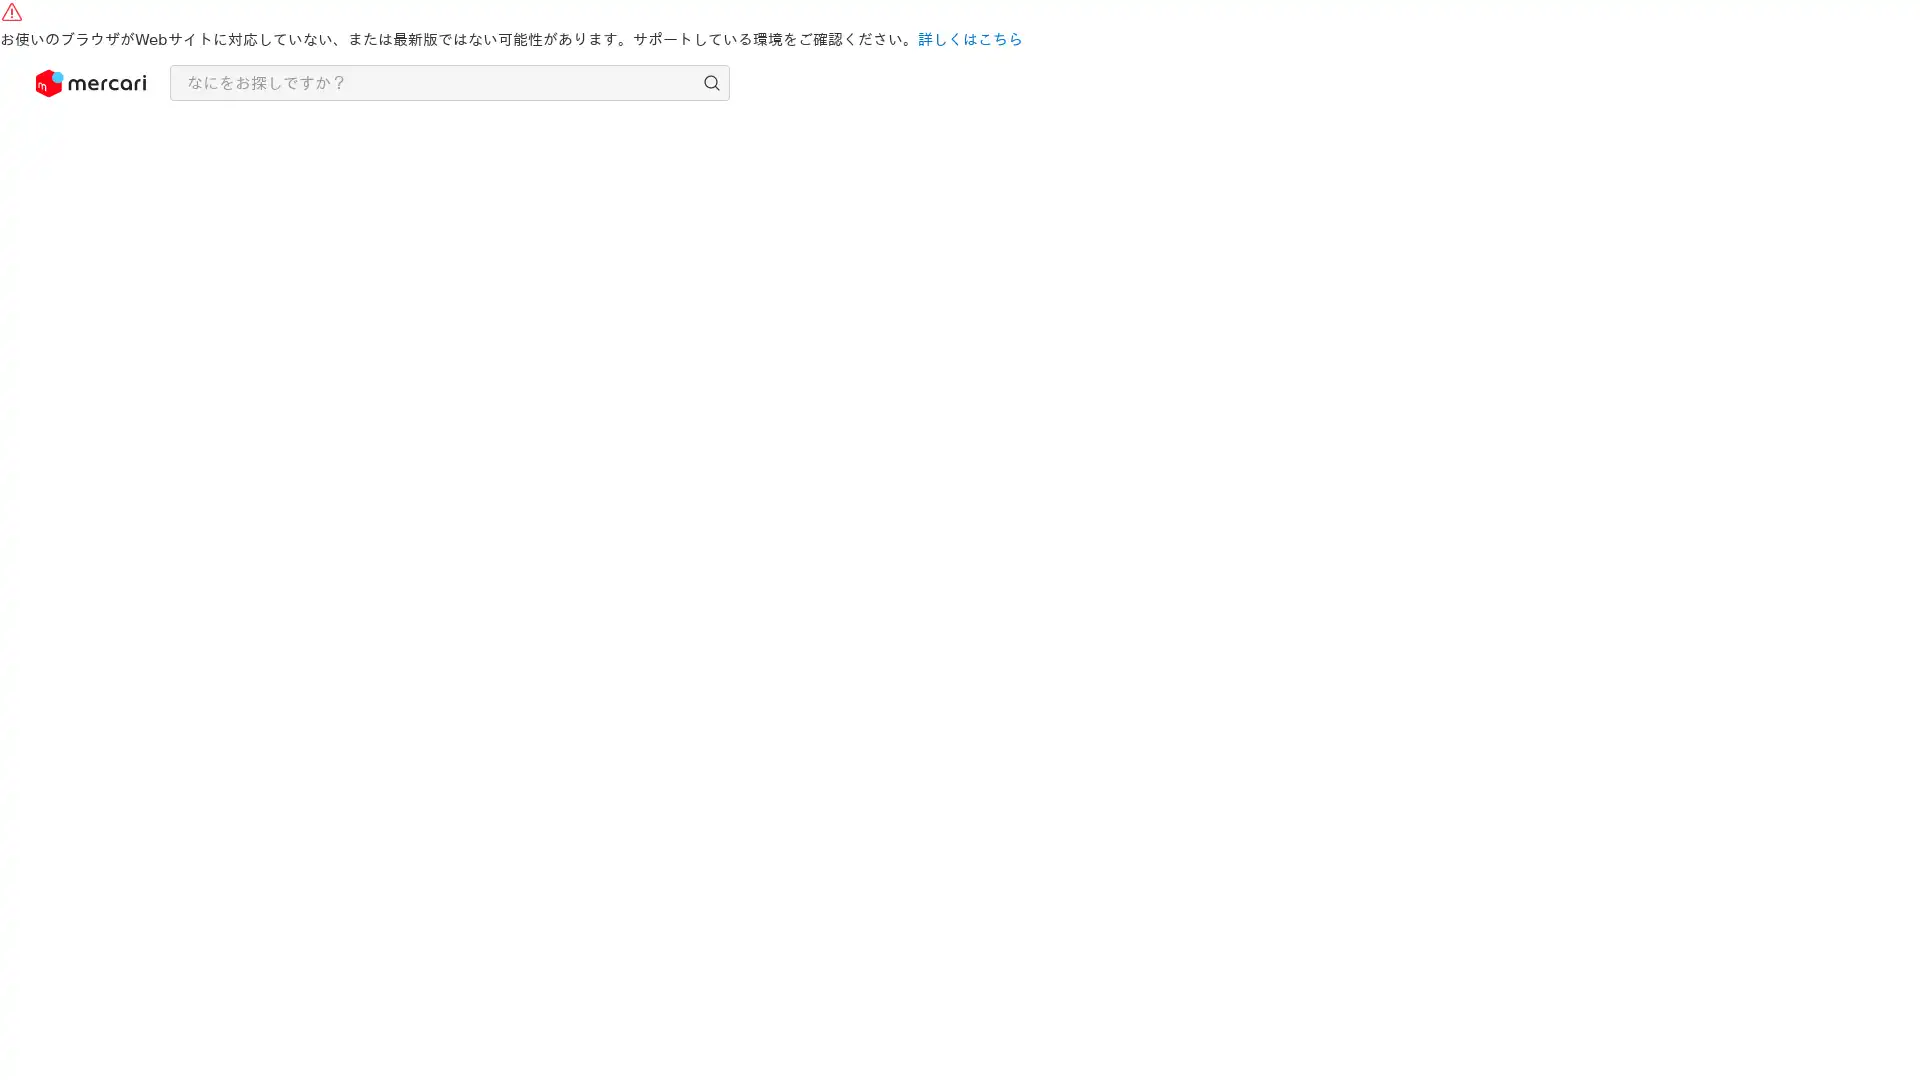 Image resolution: width=1920 pixels, height=1080 pixels. What do you see at coordinates (1332, 63) in the screenshot?
I see `Shop Now` at bounding box center [1332, 63].